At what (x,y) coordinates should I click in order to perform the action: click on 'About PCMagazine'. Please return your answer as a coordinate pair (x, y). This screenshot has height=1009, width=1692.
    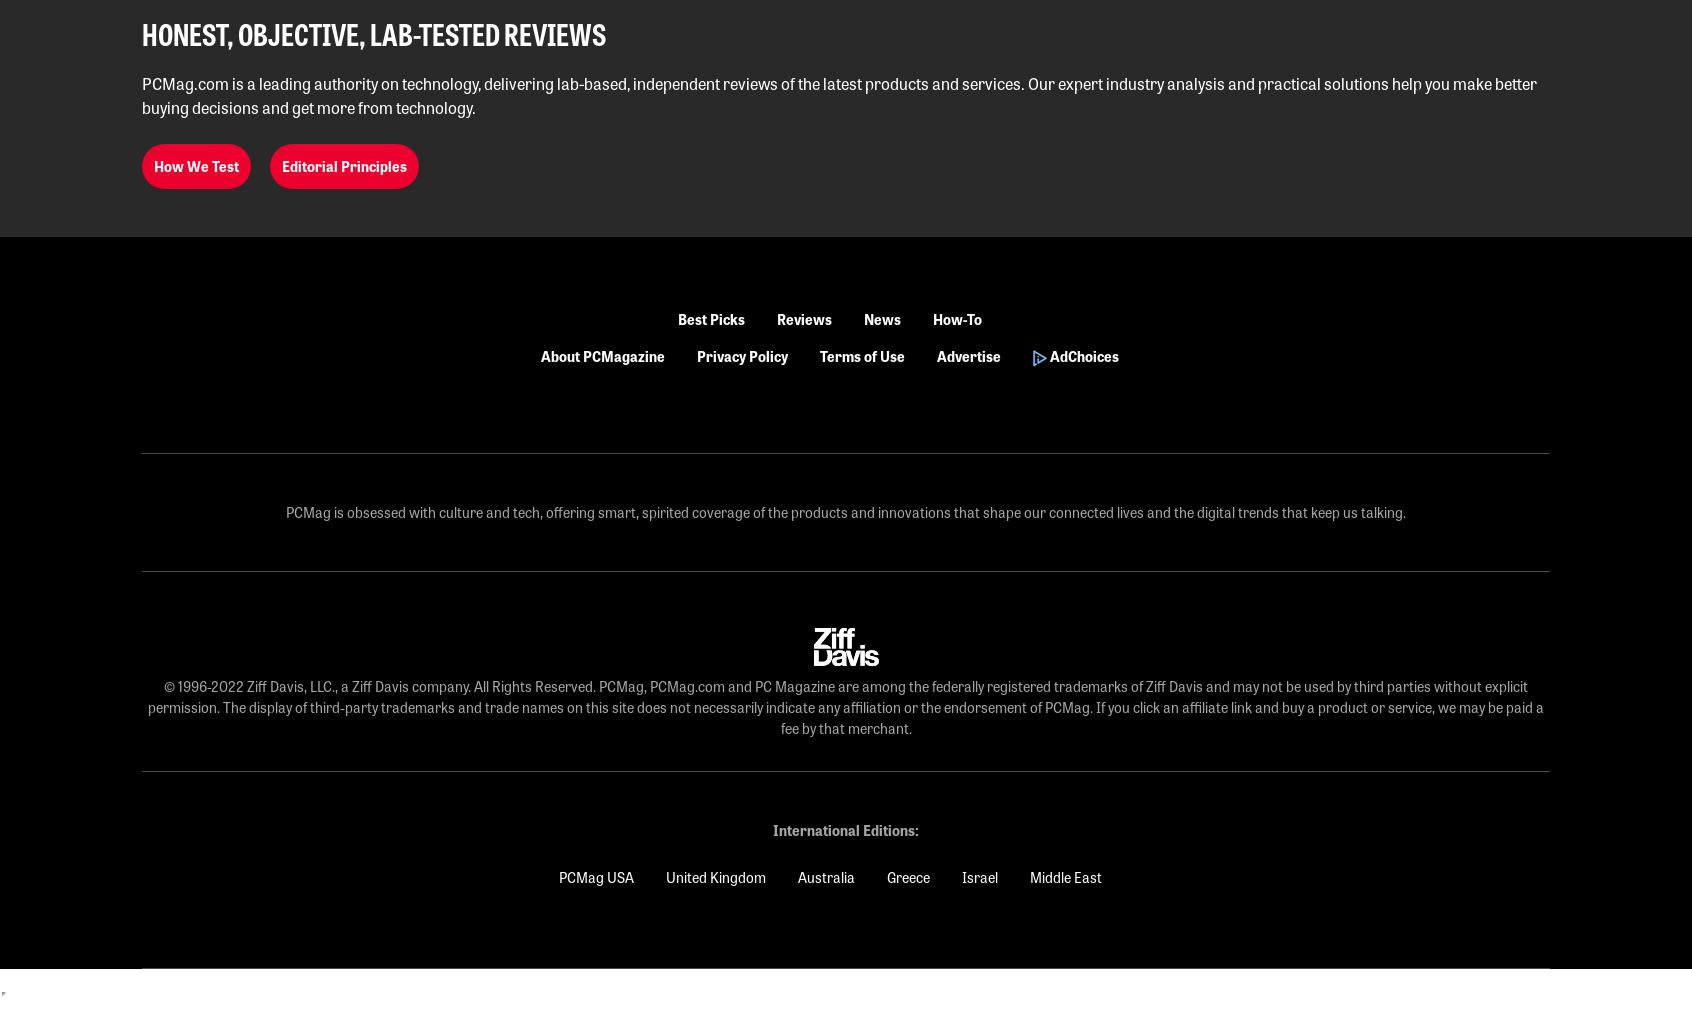
    Looking at the image, I should click on (602, 354).